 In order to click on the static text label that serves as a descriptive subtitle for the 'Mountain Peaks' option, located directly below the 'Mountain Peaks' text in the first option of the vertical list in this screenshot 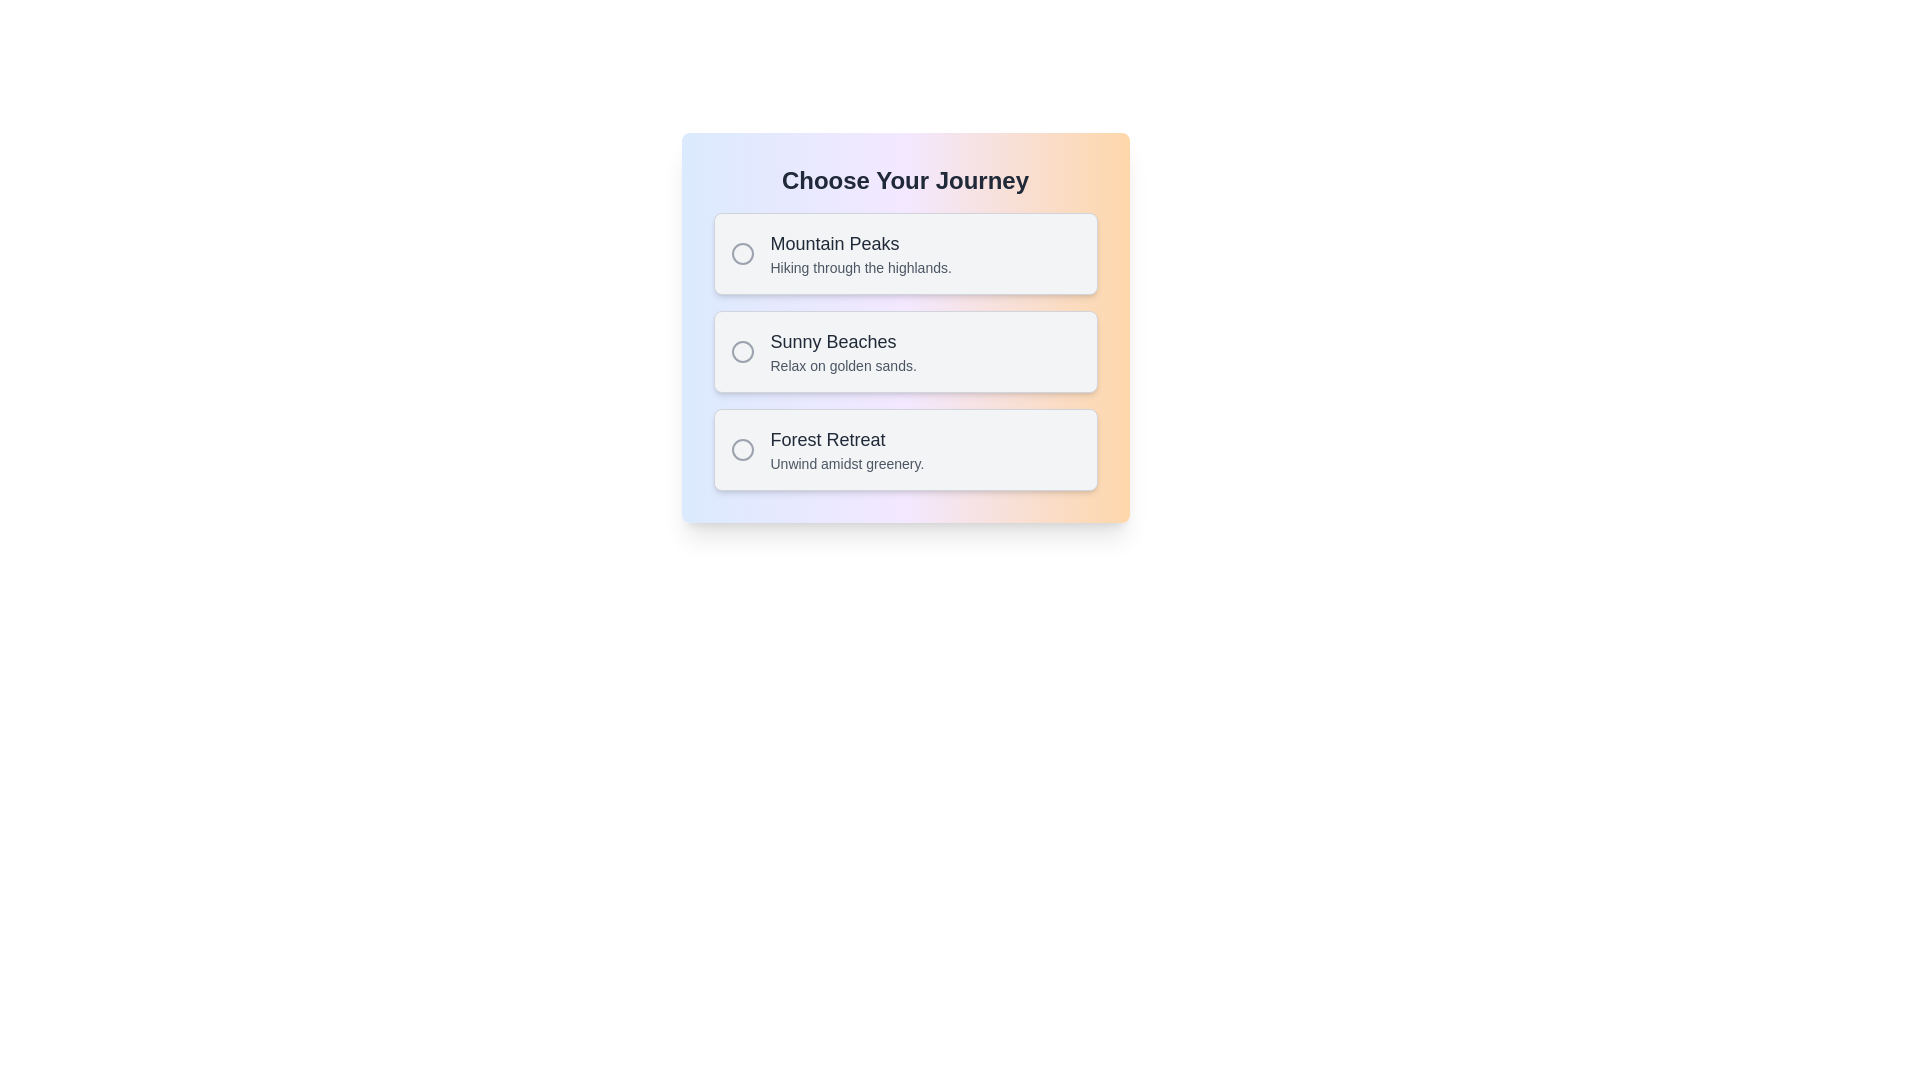, I will do `click(861, 266)`.